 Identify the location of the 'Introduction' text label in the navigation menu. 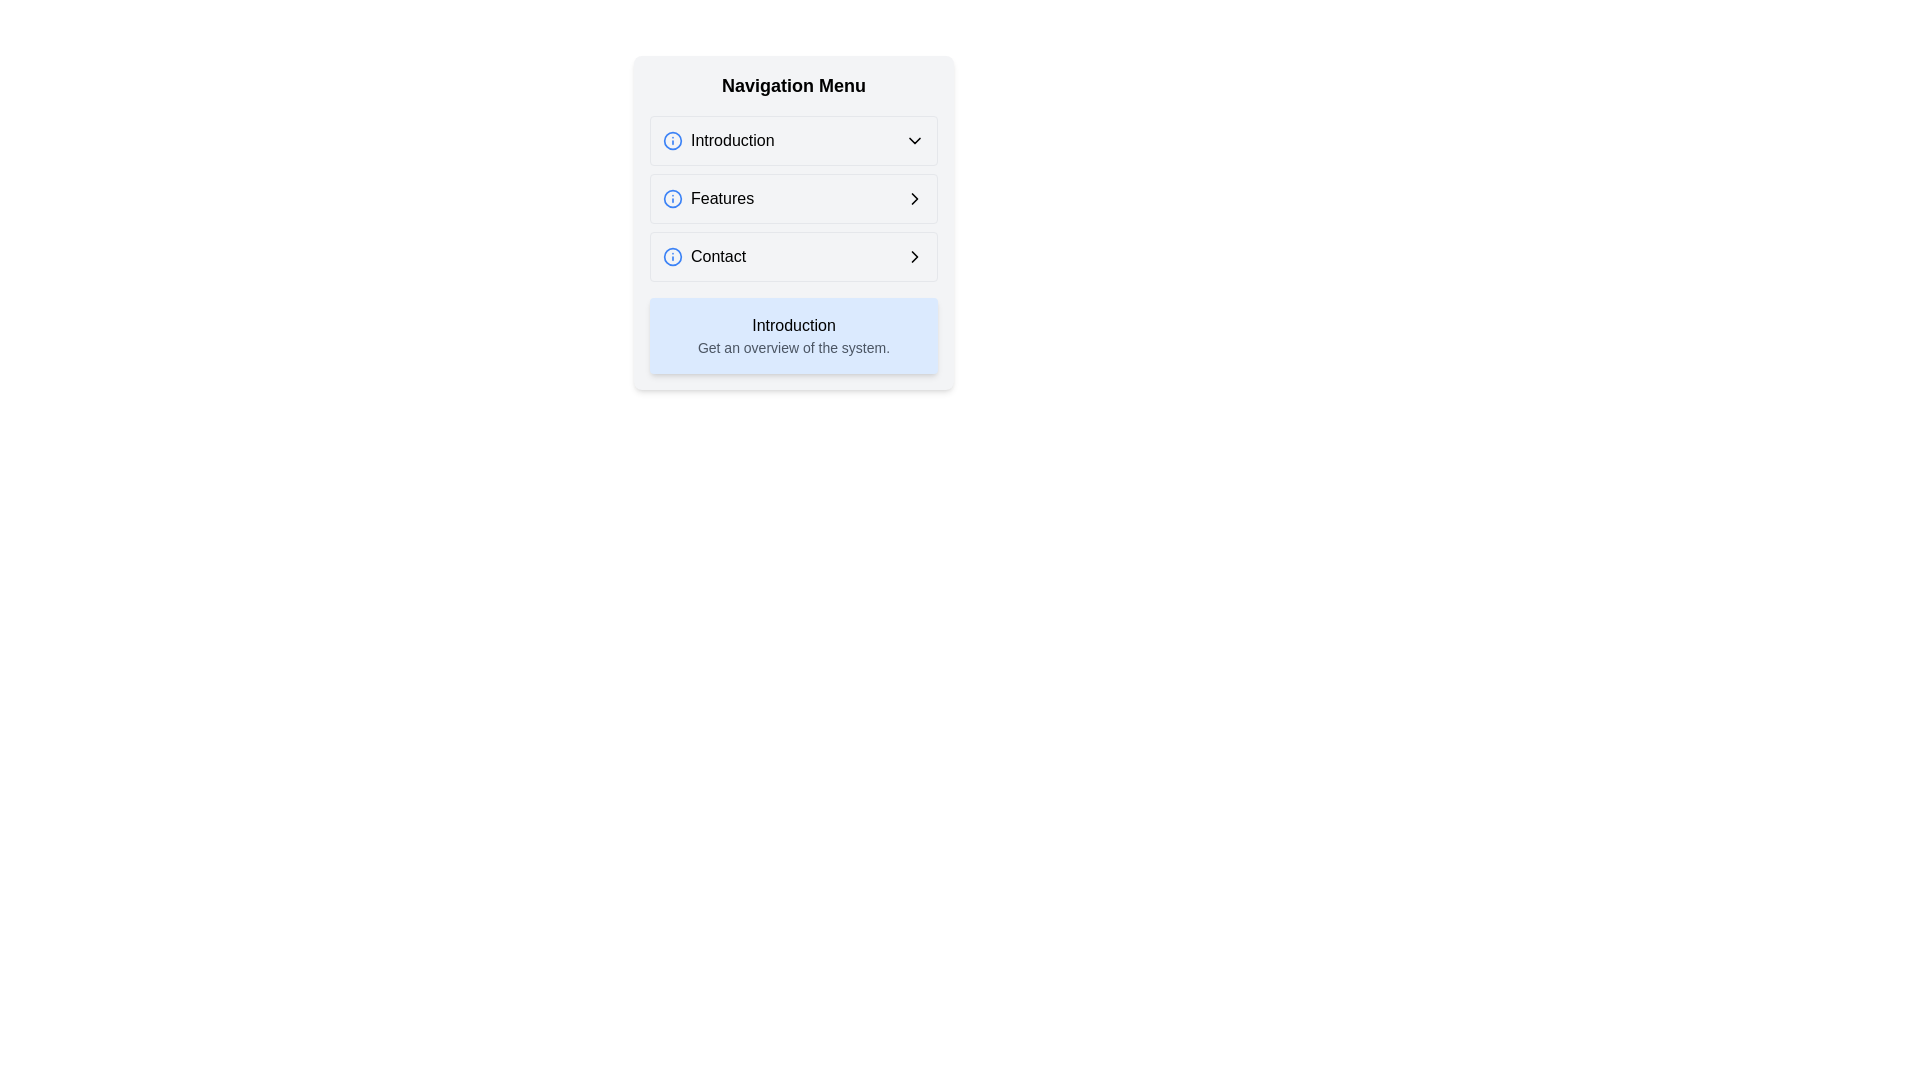
(731, 140).